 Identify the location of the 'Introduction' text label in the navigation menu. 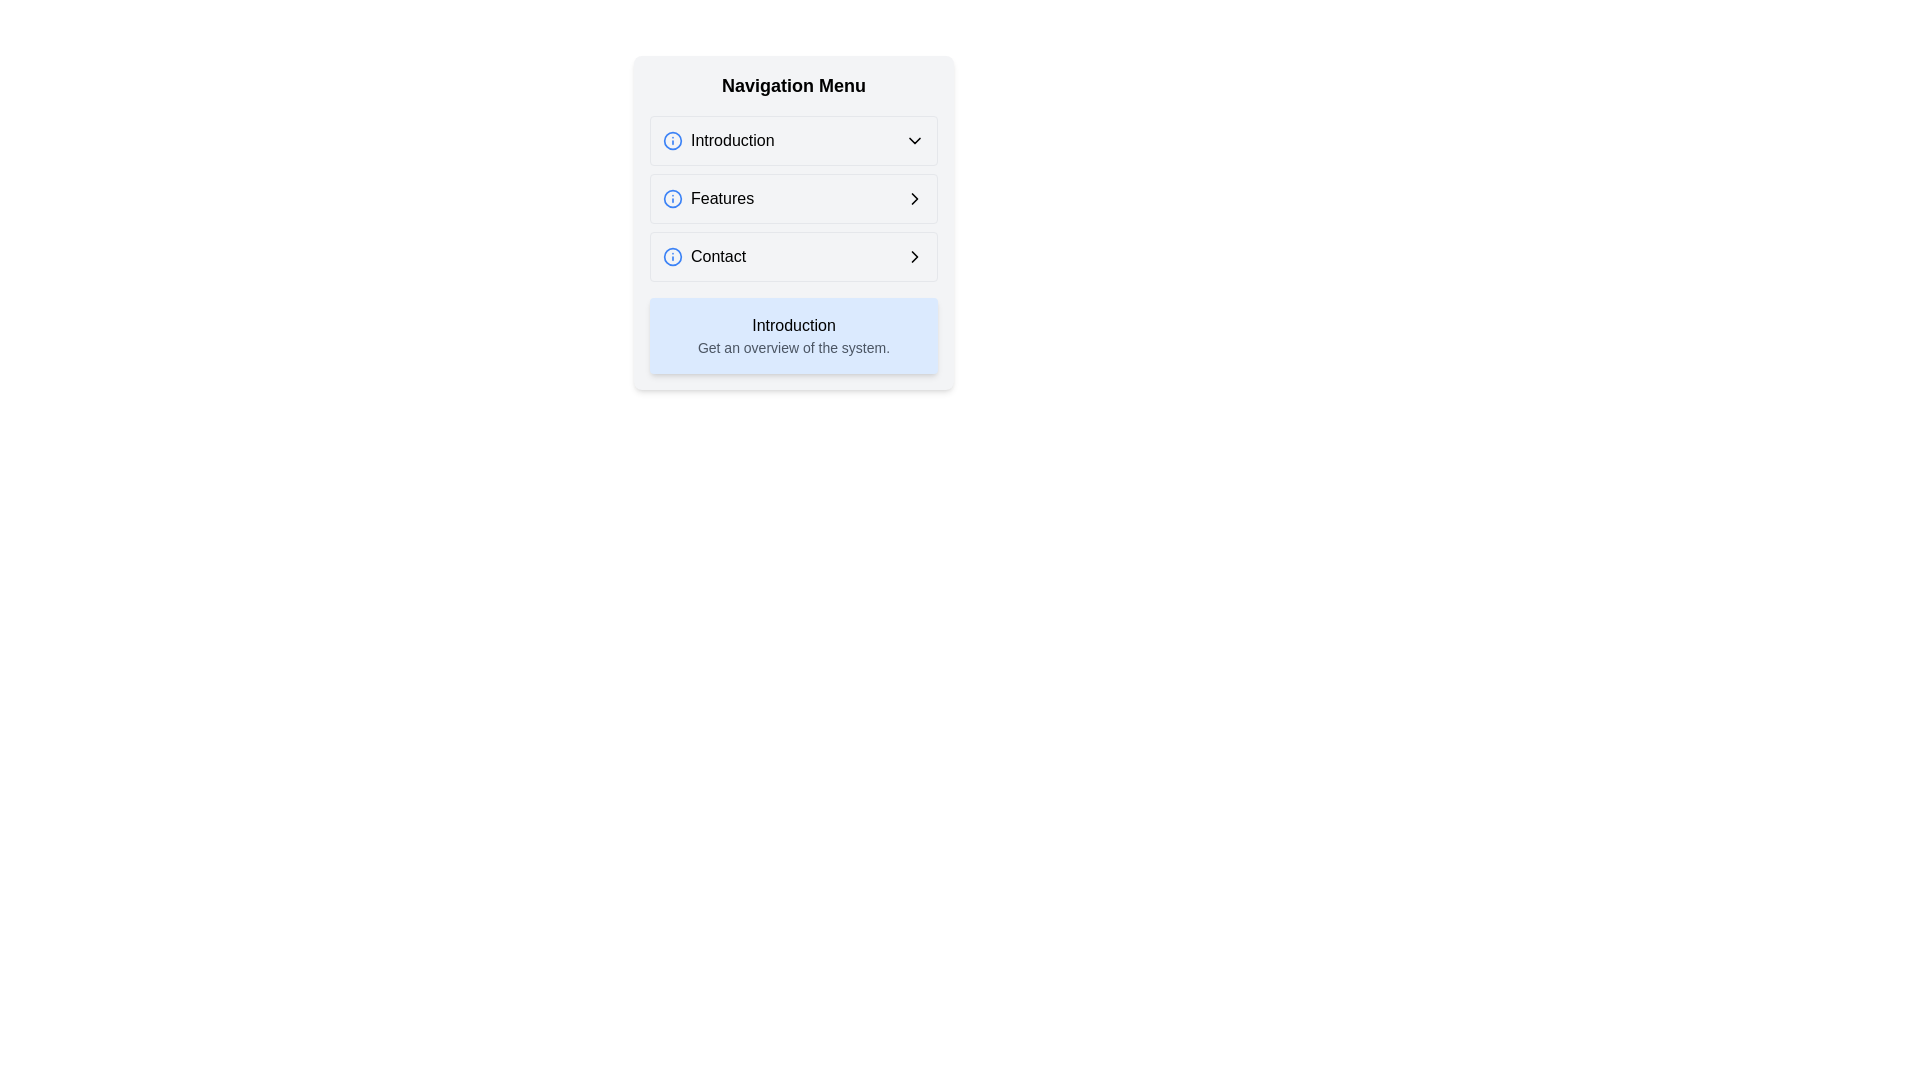
(731, 140).